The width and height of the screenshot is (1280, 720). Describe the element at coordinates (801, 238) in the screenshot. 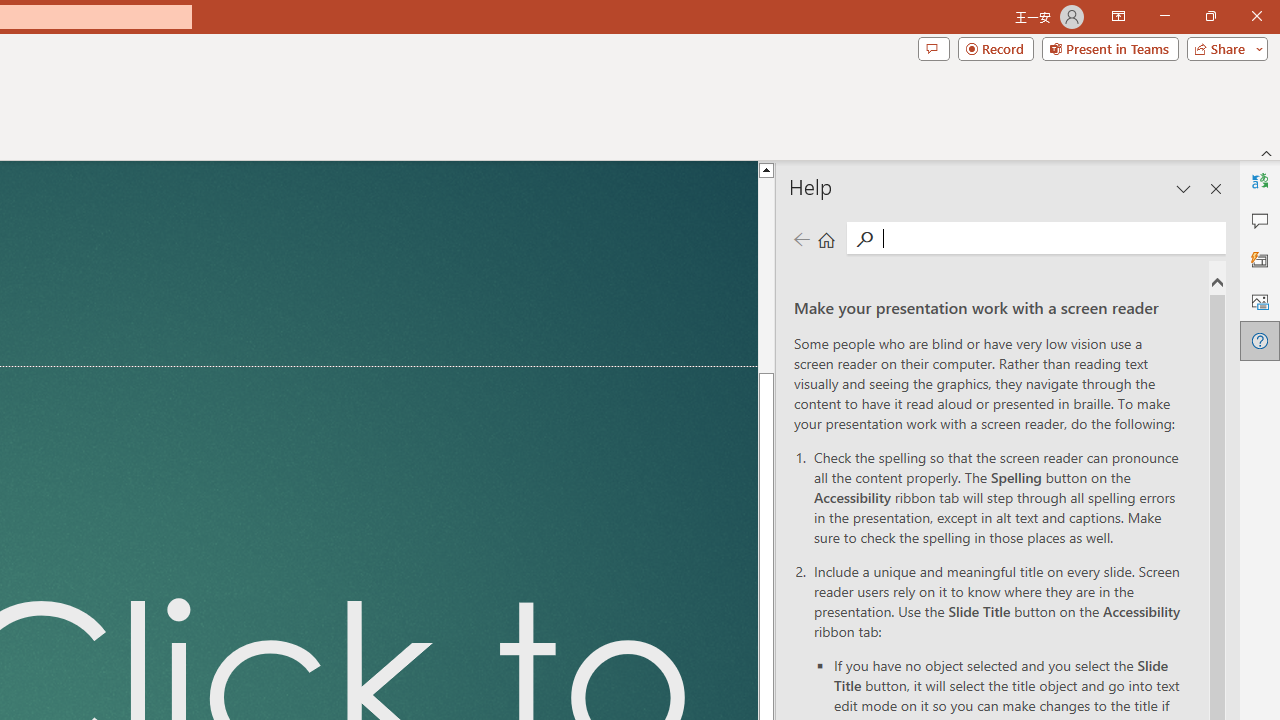

I see `'Previous page'` at that location.